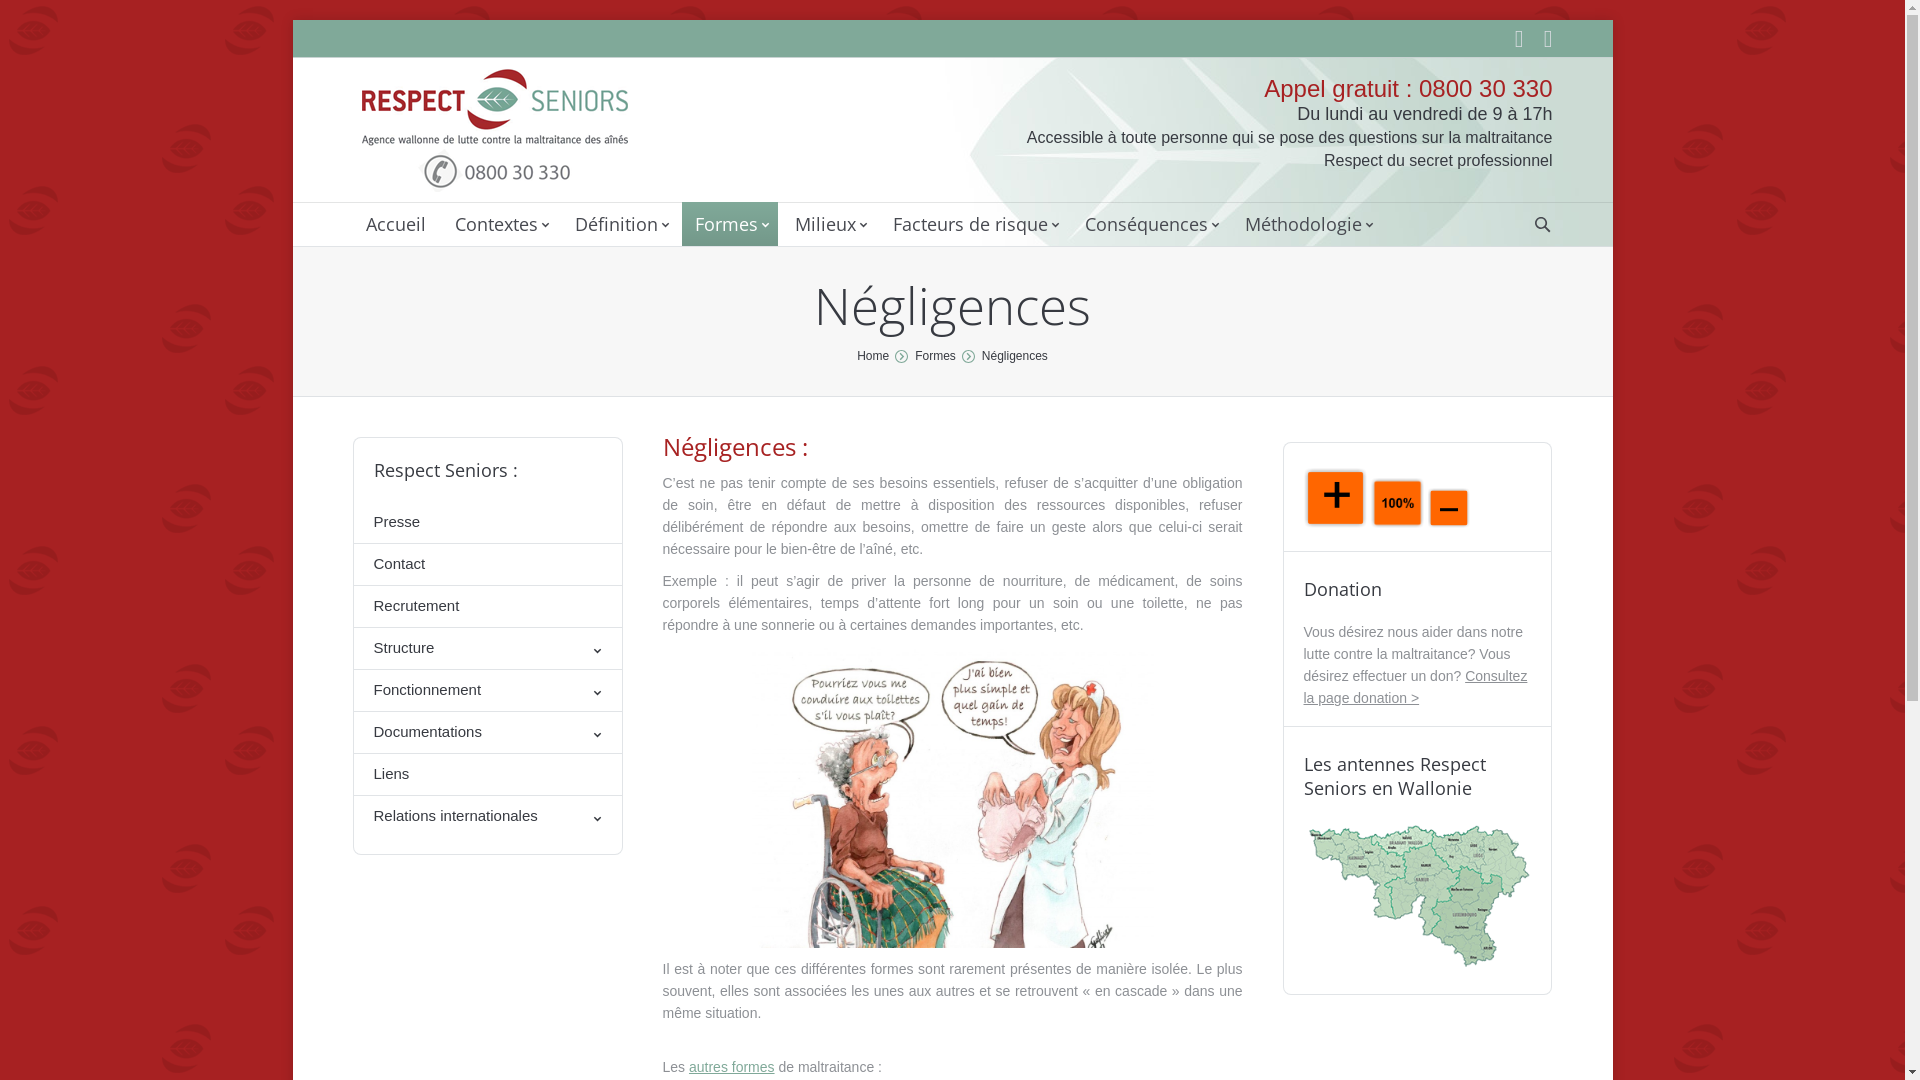 This screenshot has height=1080, width=1920. What do you see at coordinates (879, 223) in the screenshot?
I see `'Facteurs de risque'` at bounding box center [879, 223].